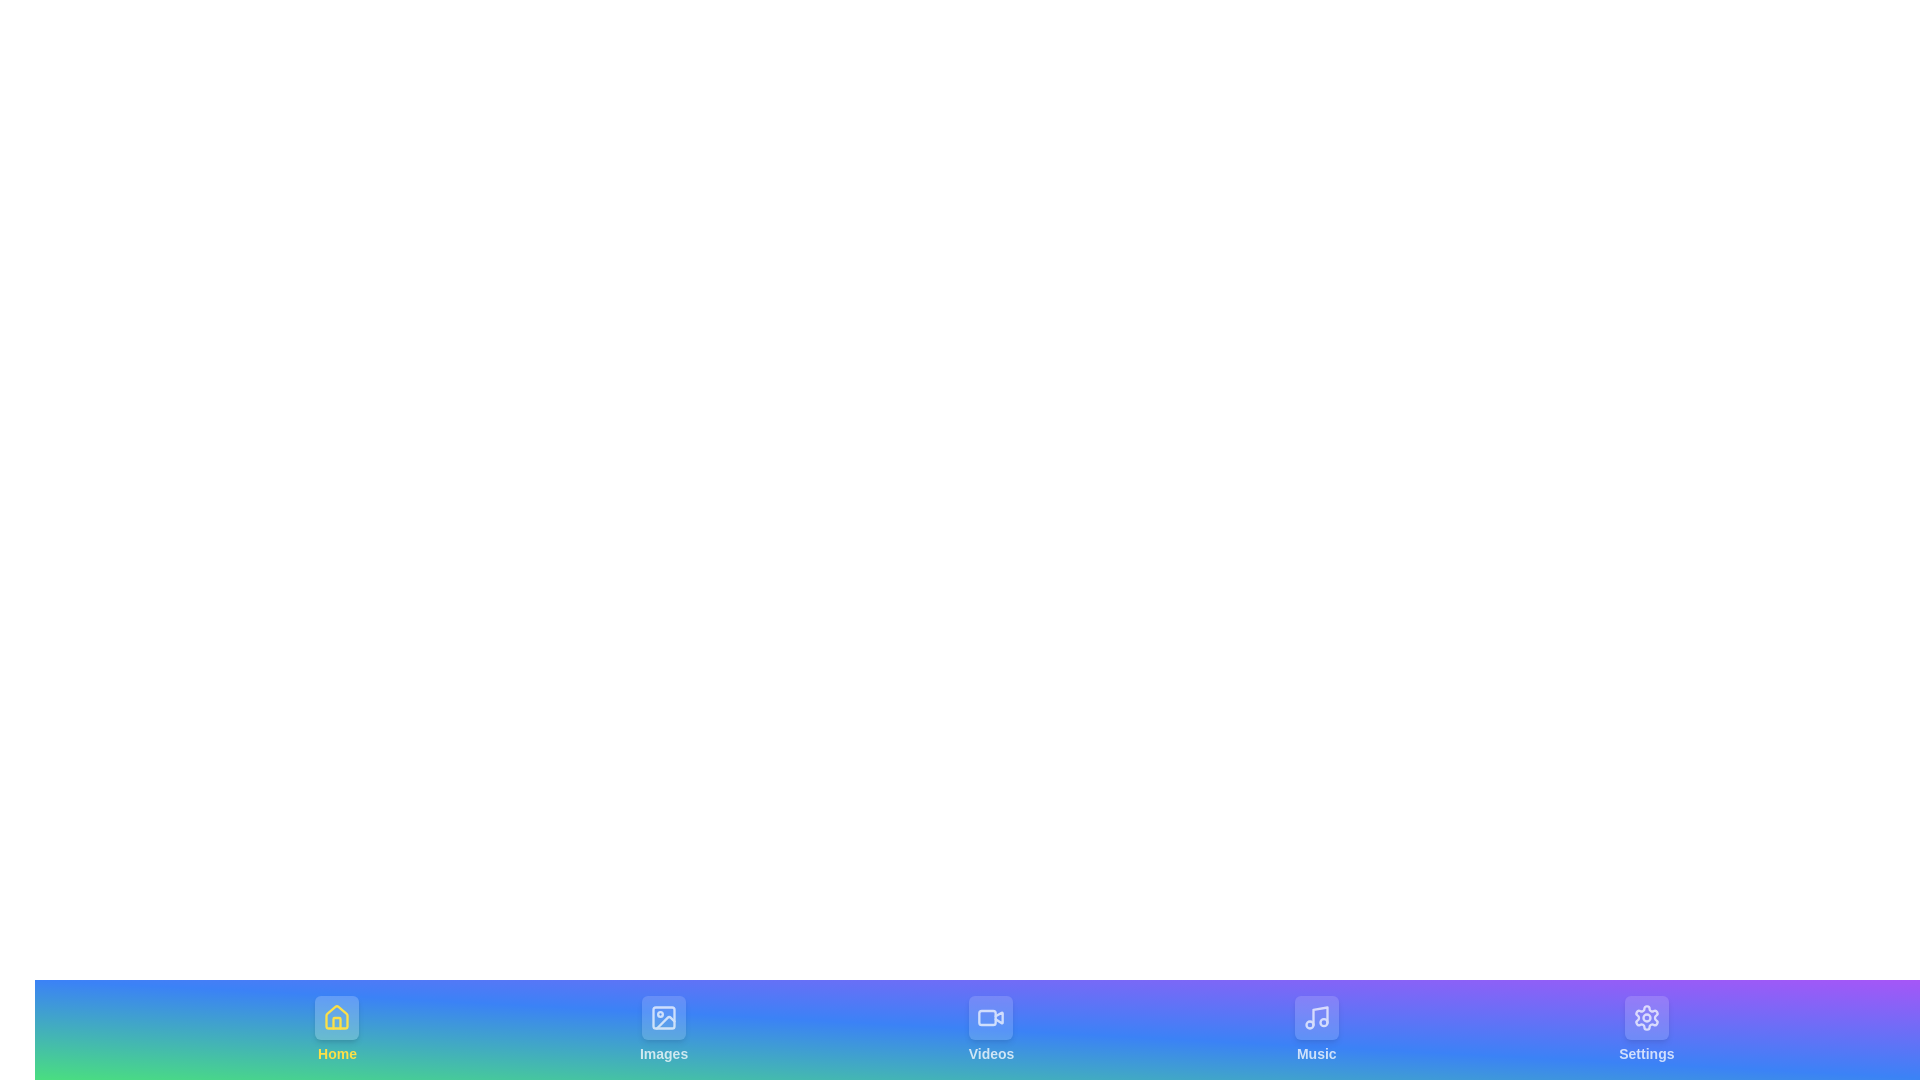 The height and width of the screenshot is (1080, 1920). Describe the element at coordinates (663, 1029) in the screenshot. I see `the tab labeled Images by clicking on its center` at that location.